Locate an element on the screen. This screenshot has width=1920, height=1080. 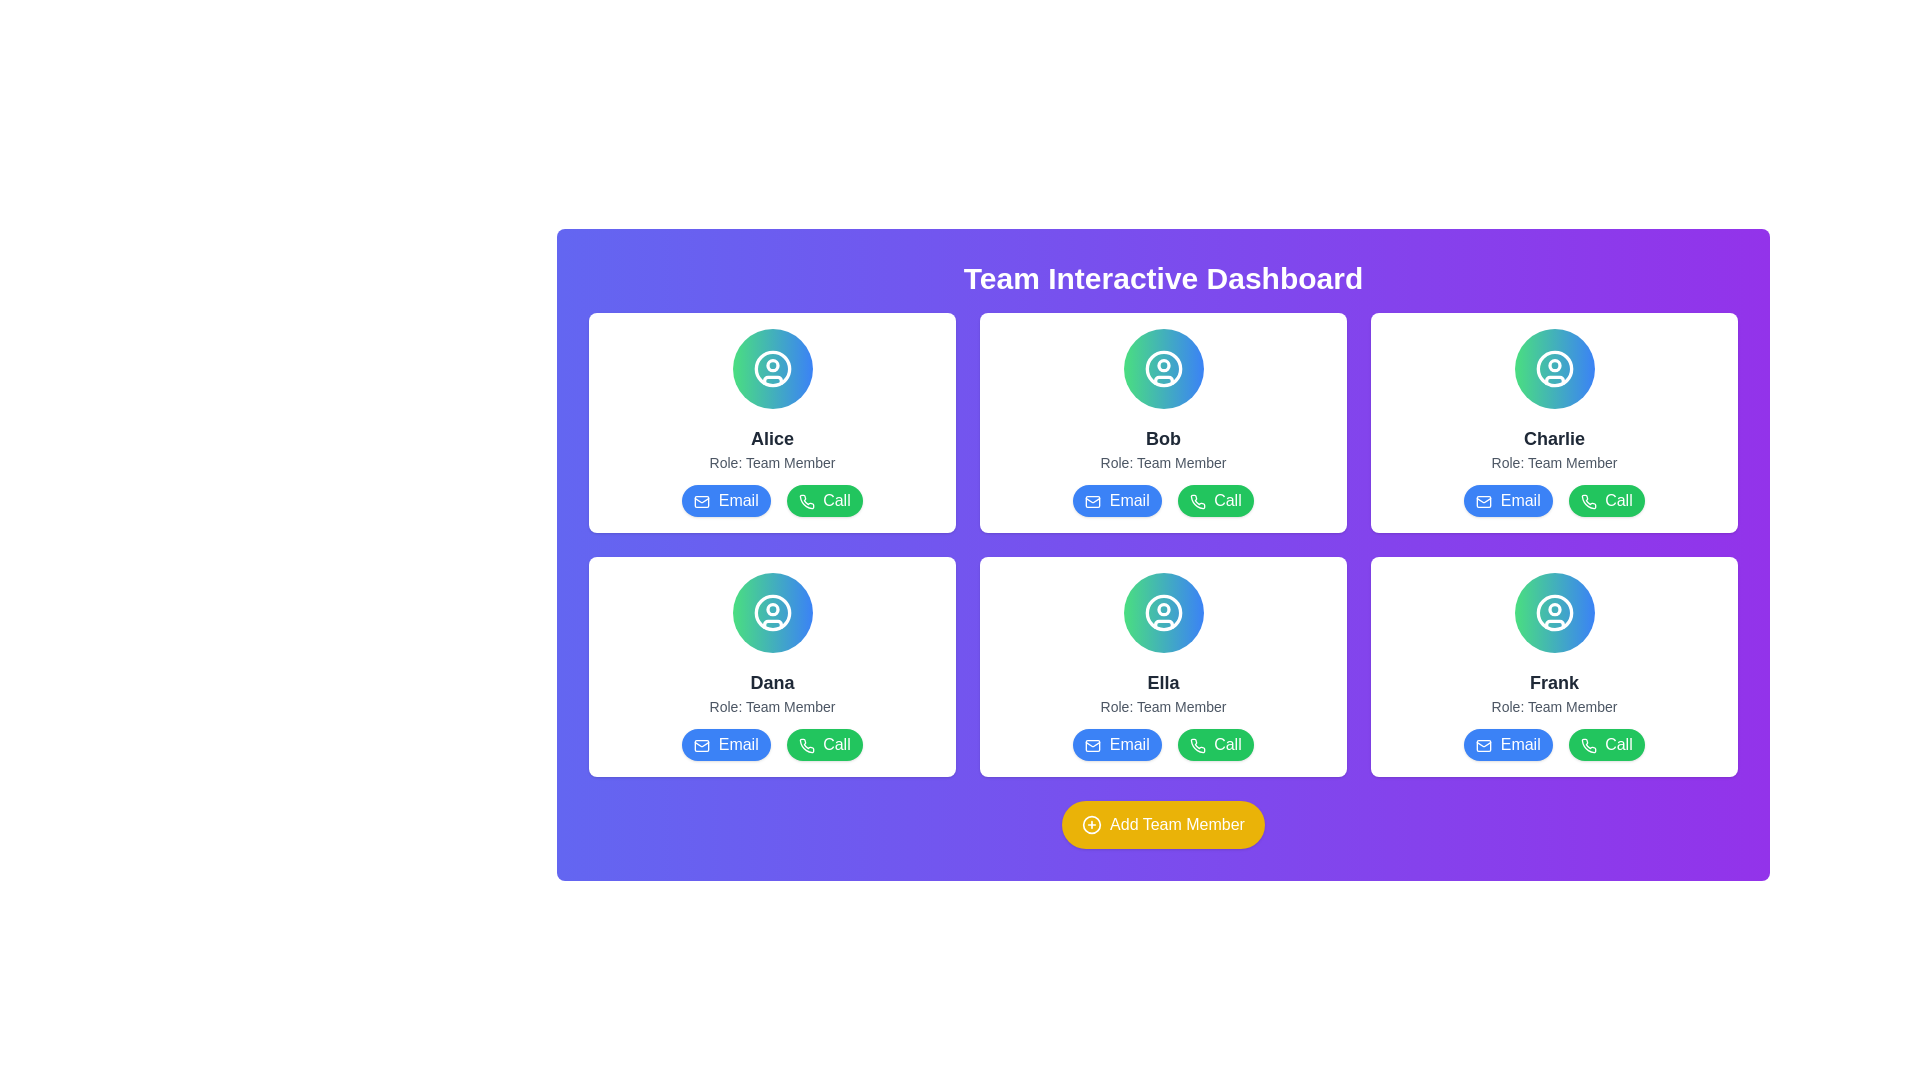
the circular outline graphic component representing Dana's user avatar in the profile section of the dashboard is located at coordinates (771, 612).